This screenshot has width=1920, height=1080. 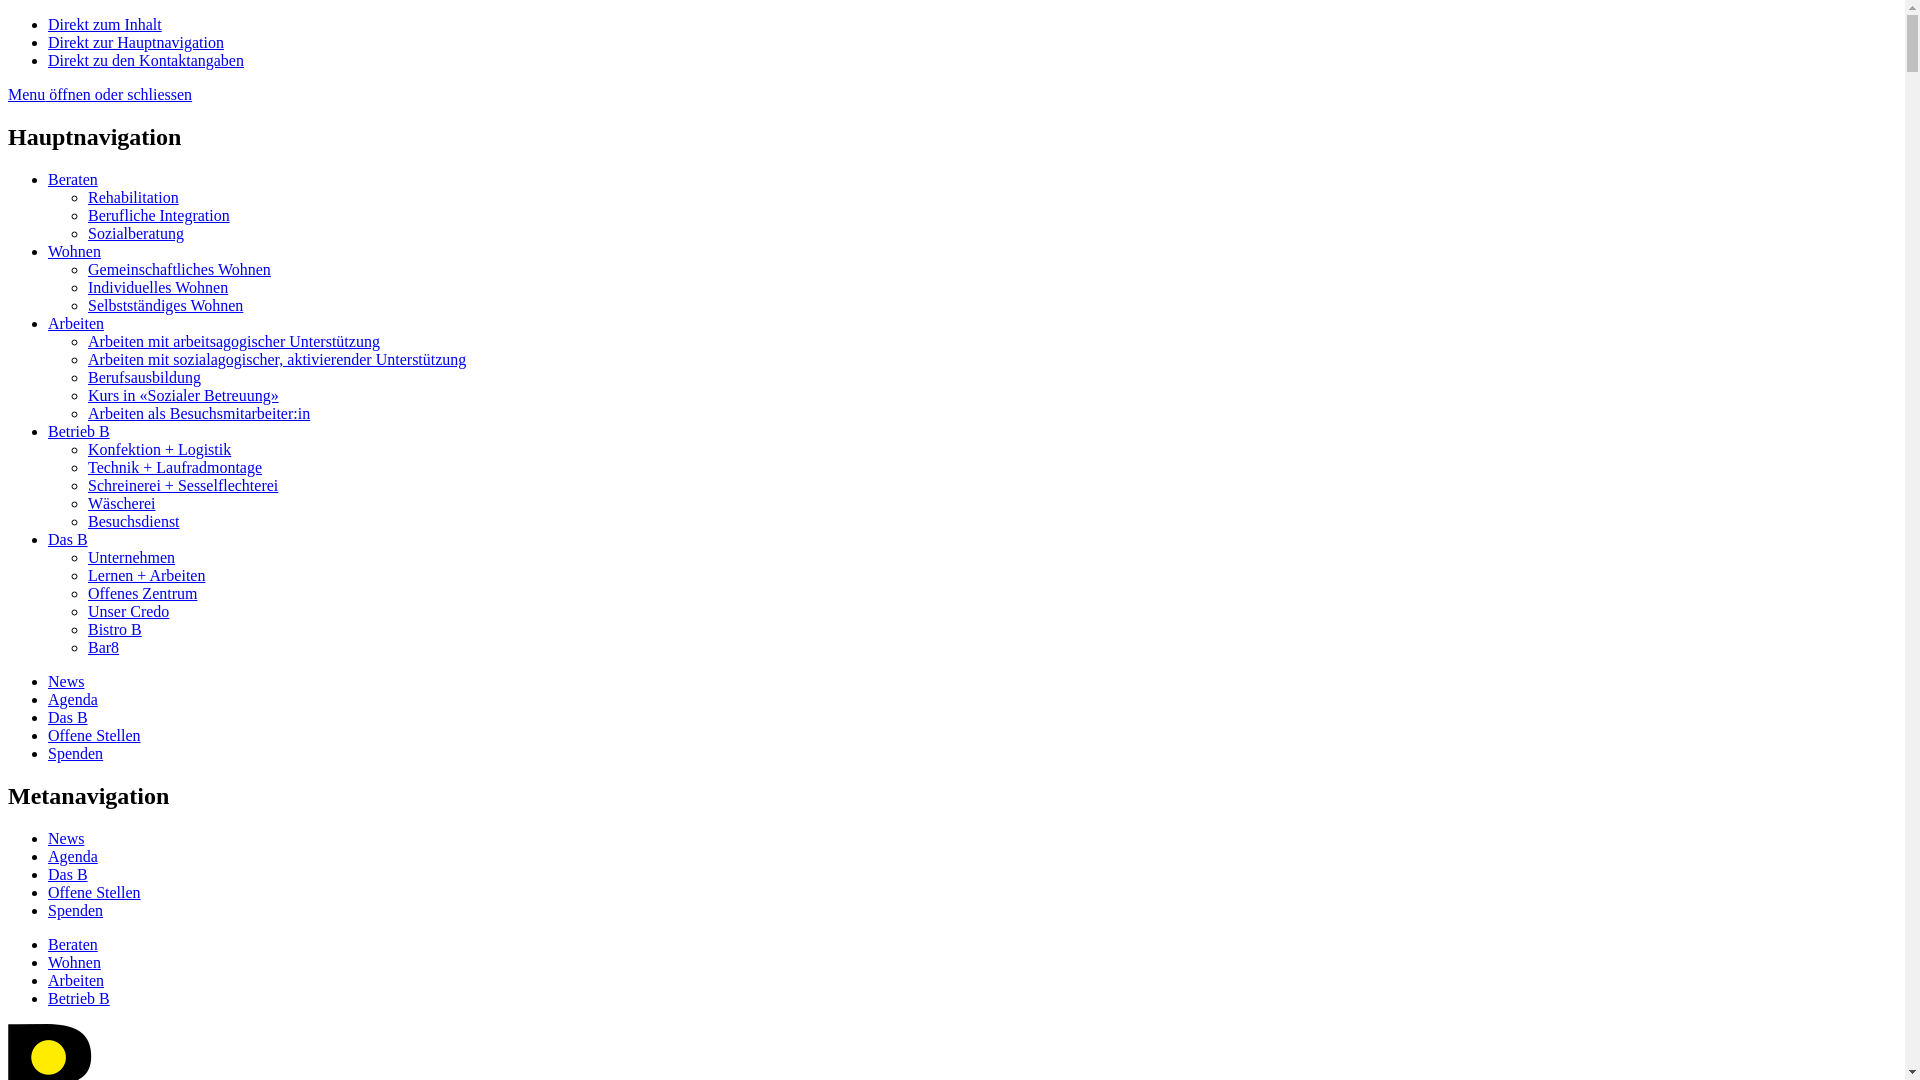 I want to click on 'Das B', so click(x=48, y=716).